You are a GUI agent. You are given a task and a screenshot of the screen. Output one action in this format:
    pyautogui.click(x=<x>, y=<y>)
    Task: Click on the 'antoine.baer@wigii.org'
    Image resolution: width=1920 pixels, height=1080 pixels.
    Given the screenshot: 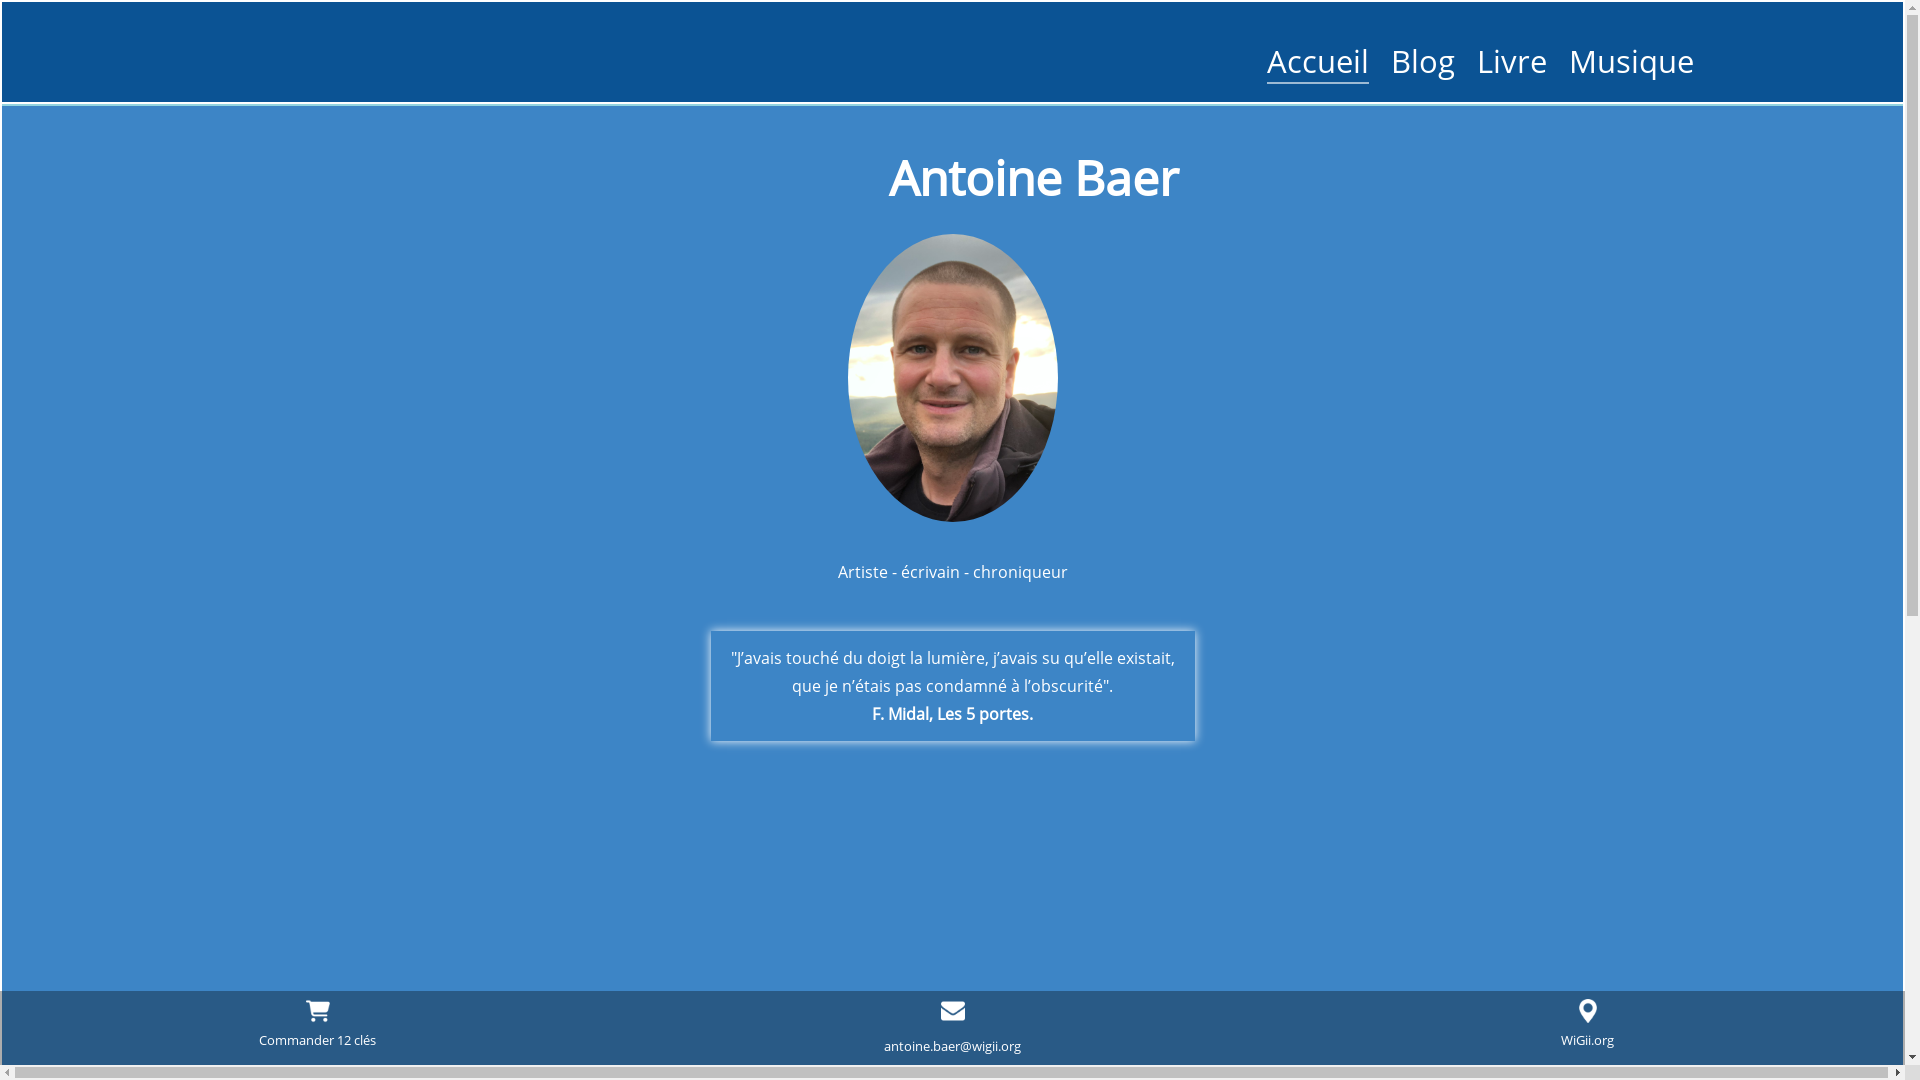 What is the action you would take?
    pyautogui.click(x=951, y=1044)
    